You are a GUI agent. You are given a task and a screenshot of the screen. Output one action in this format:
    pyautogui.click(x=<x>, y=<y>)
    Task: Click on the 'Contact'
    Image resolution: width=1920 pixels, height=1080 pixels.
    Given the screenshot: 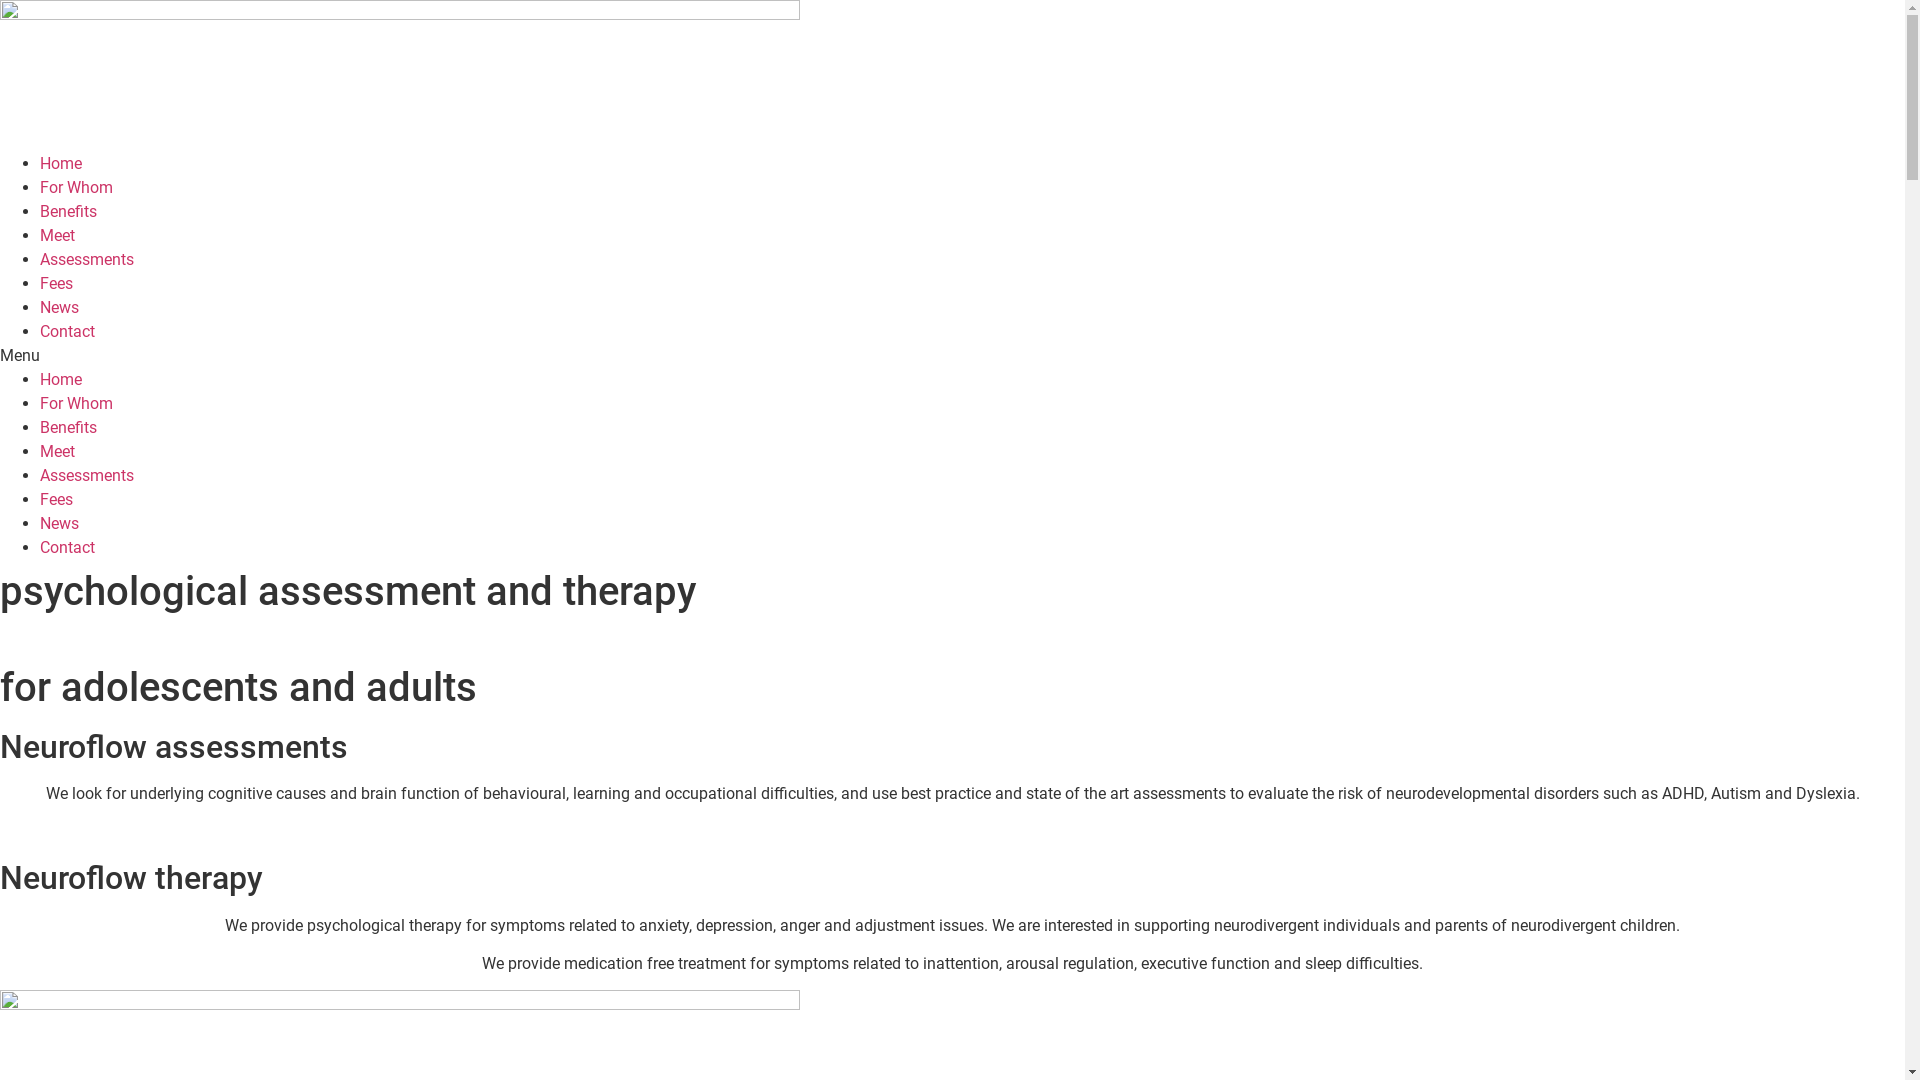 What is the action you would take?
    pyautogui.click(x=67, y=330)
    